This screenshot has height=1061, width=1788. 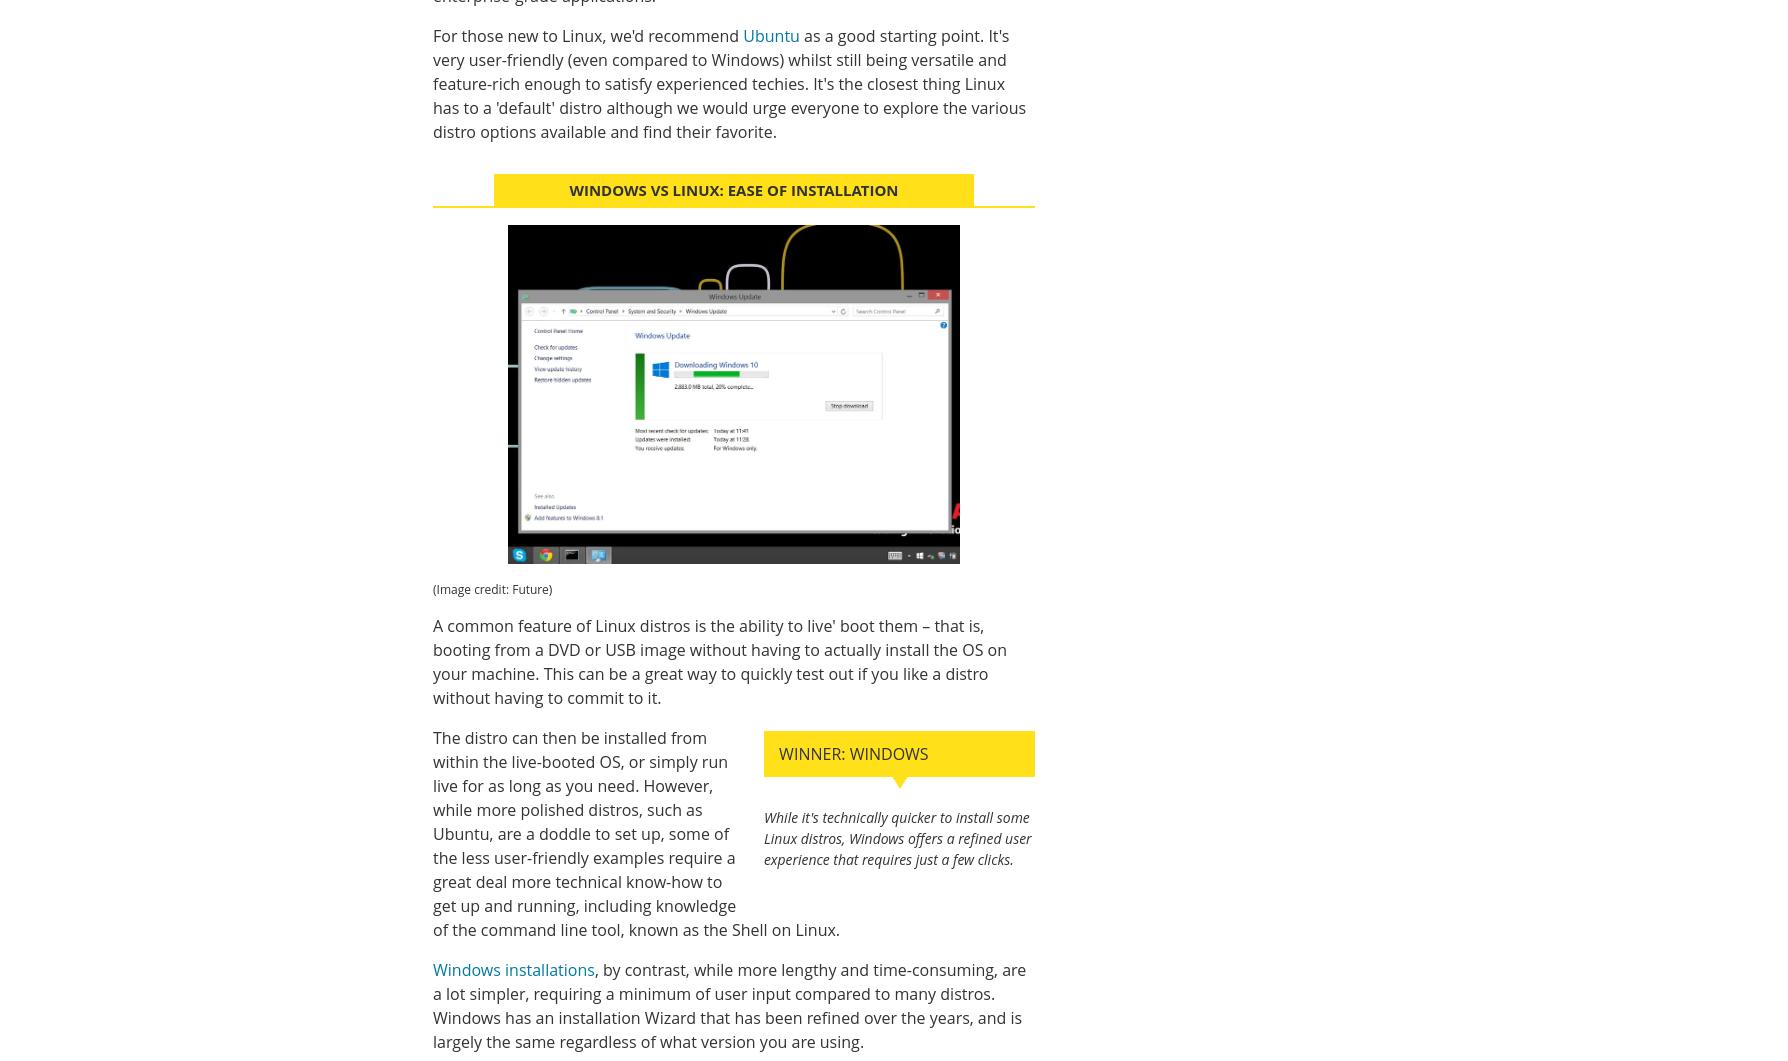 I want to click on 'Winner: Windows', so click(x=778, y=752).